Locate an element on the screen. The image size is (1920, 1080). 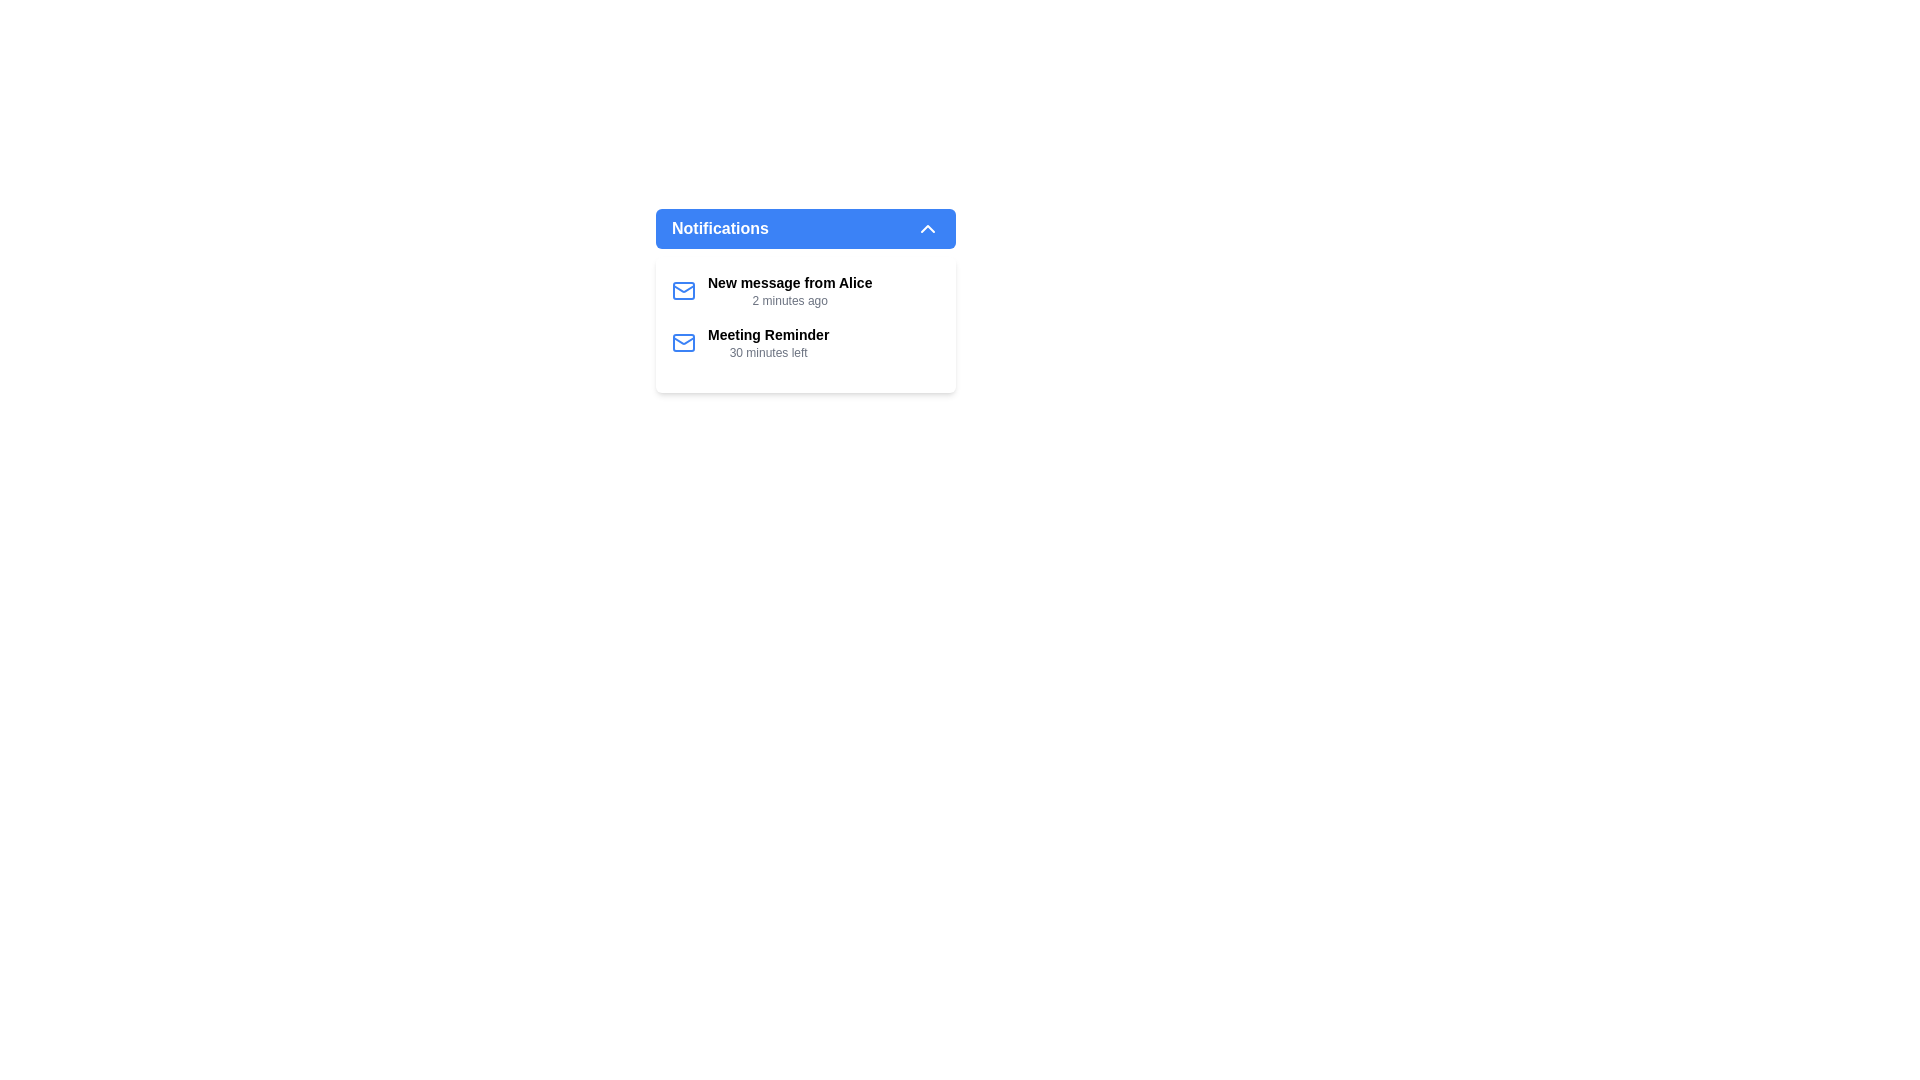
the timestamp text label stating '2 minutes ago', which is positioned below the notification 'New message from Alice' in the notifications dropdown is located at coordinates (789, 300).